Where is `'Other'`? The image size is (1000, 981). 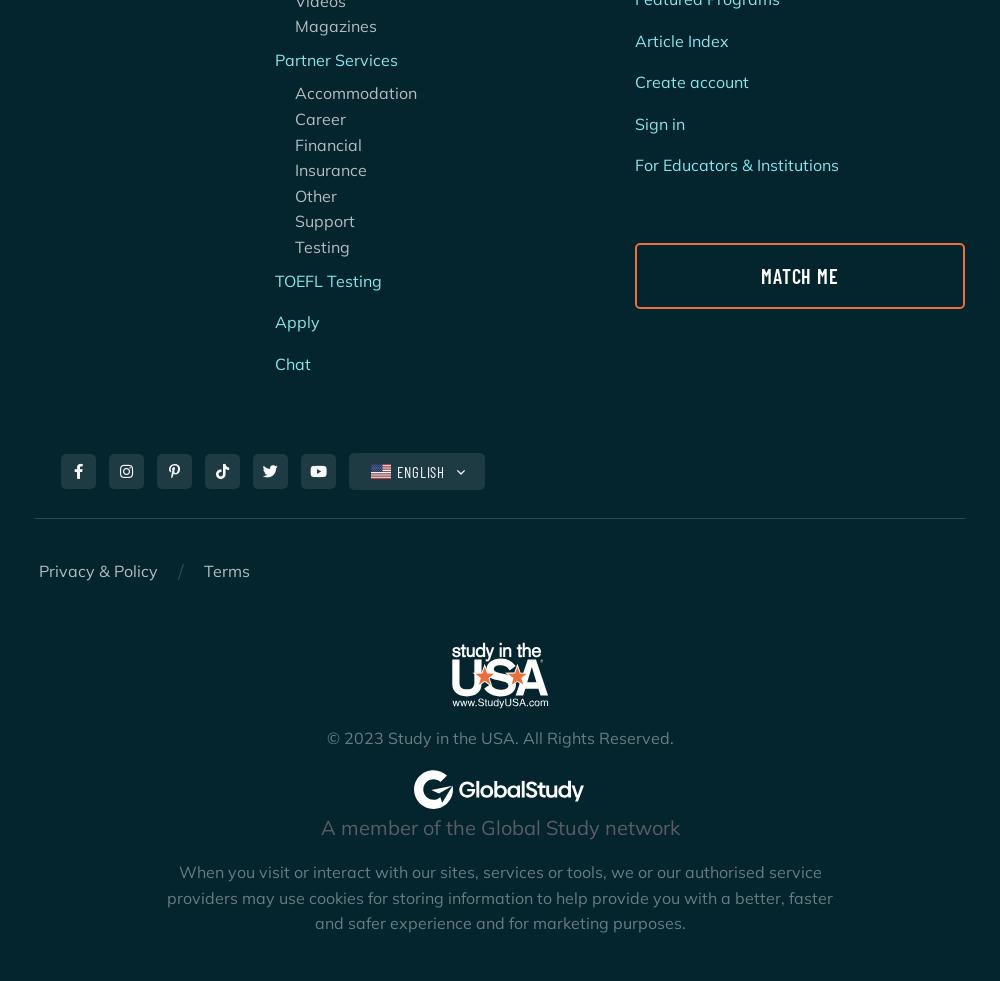 'Other' is located at coordinates (306, 194).